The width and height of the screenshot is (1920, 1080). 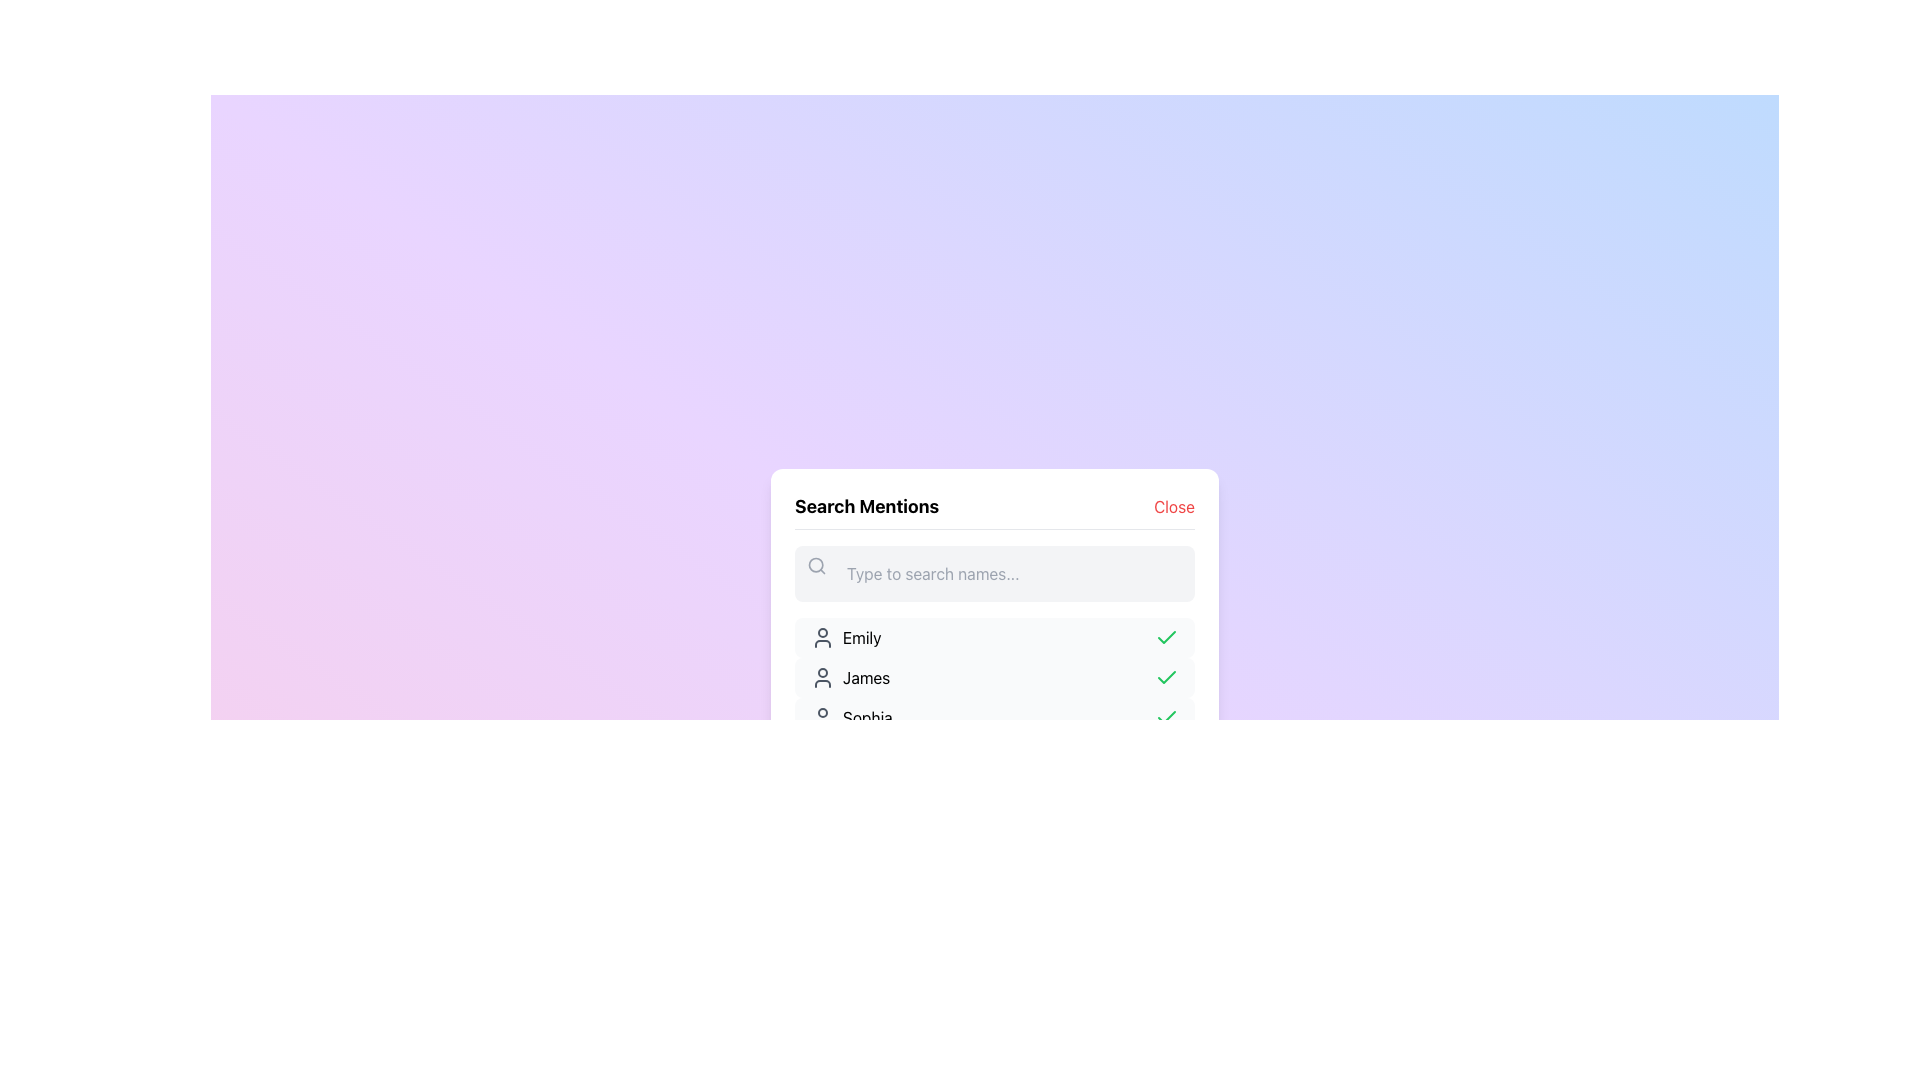 What do you see at coordinates (866, 676) in the screenshot?
I see `the selectable name 'James' in the 'Search Mentions' section` at bounding box center [866, 676].